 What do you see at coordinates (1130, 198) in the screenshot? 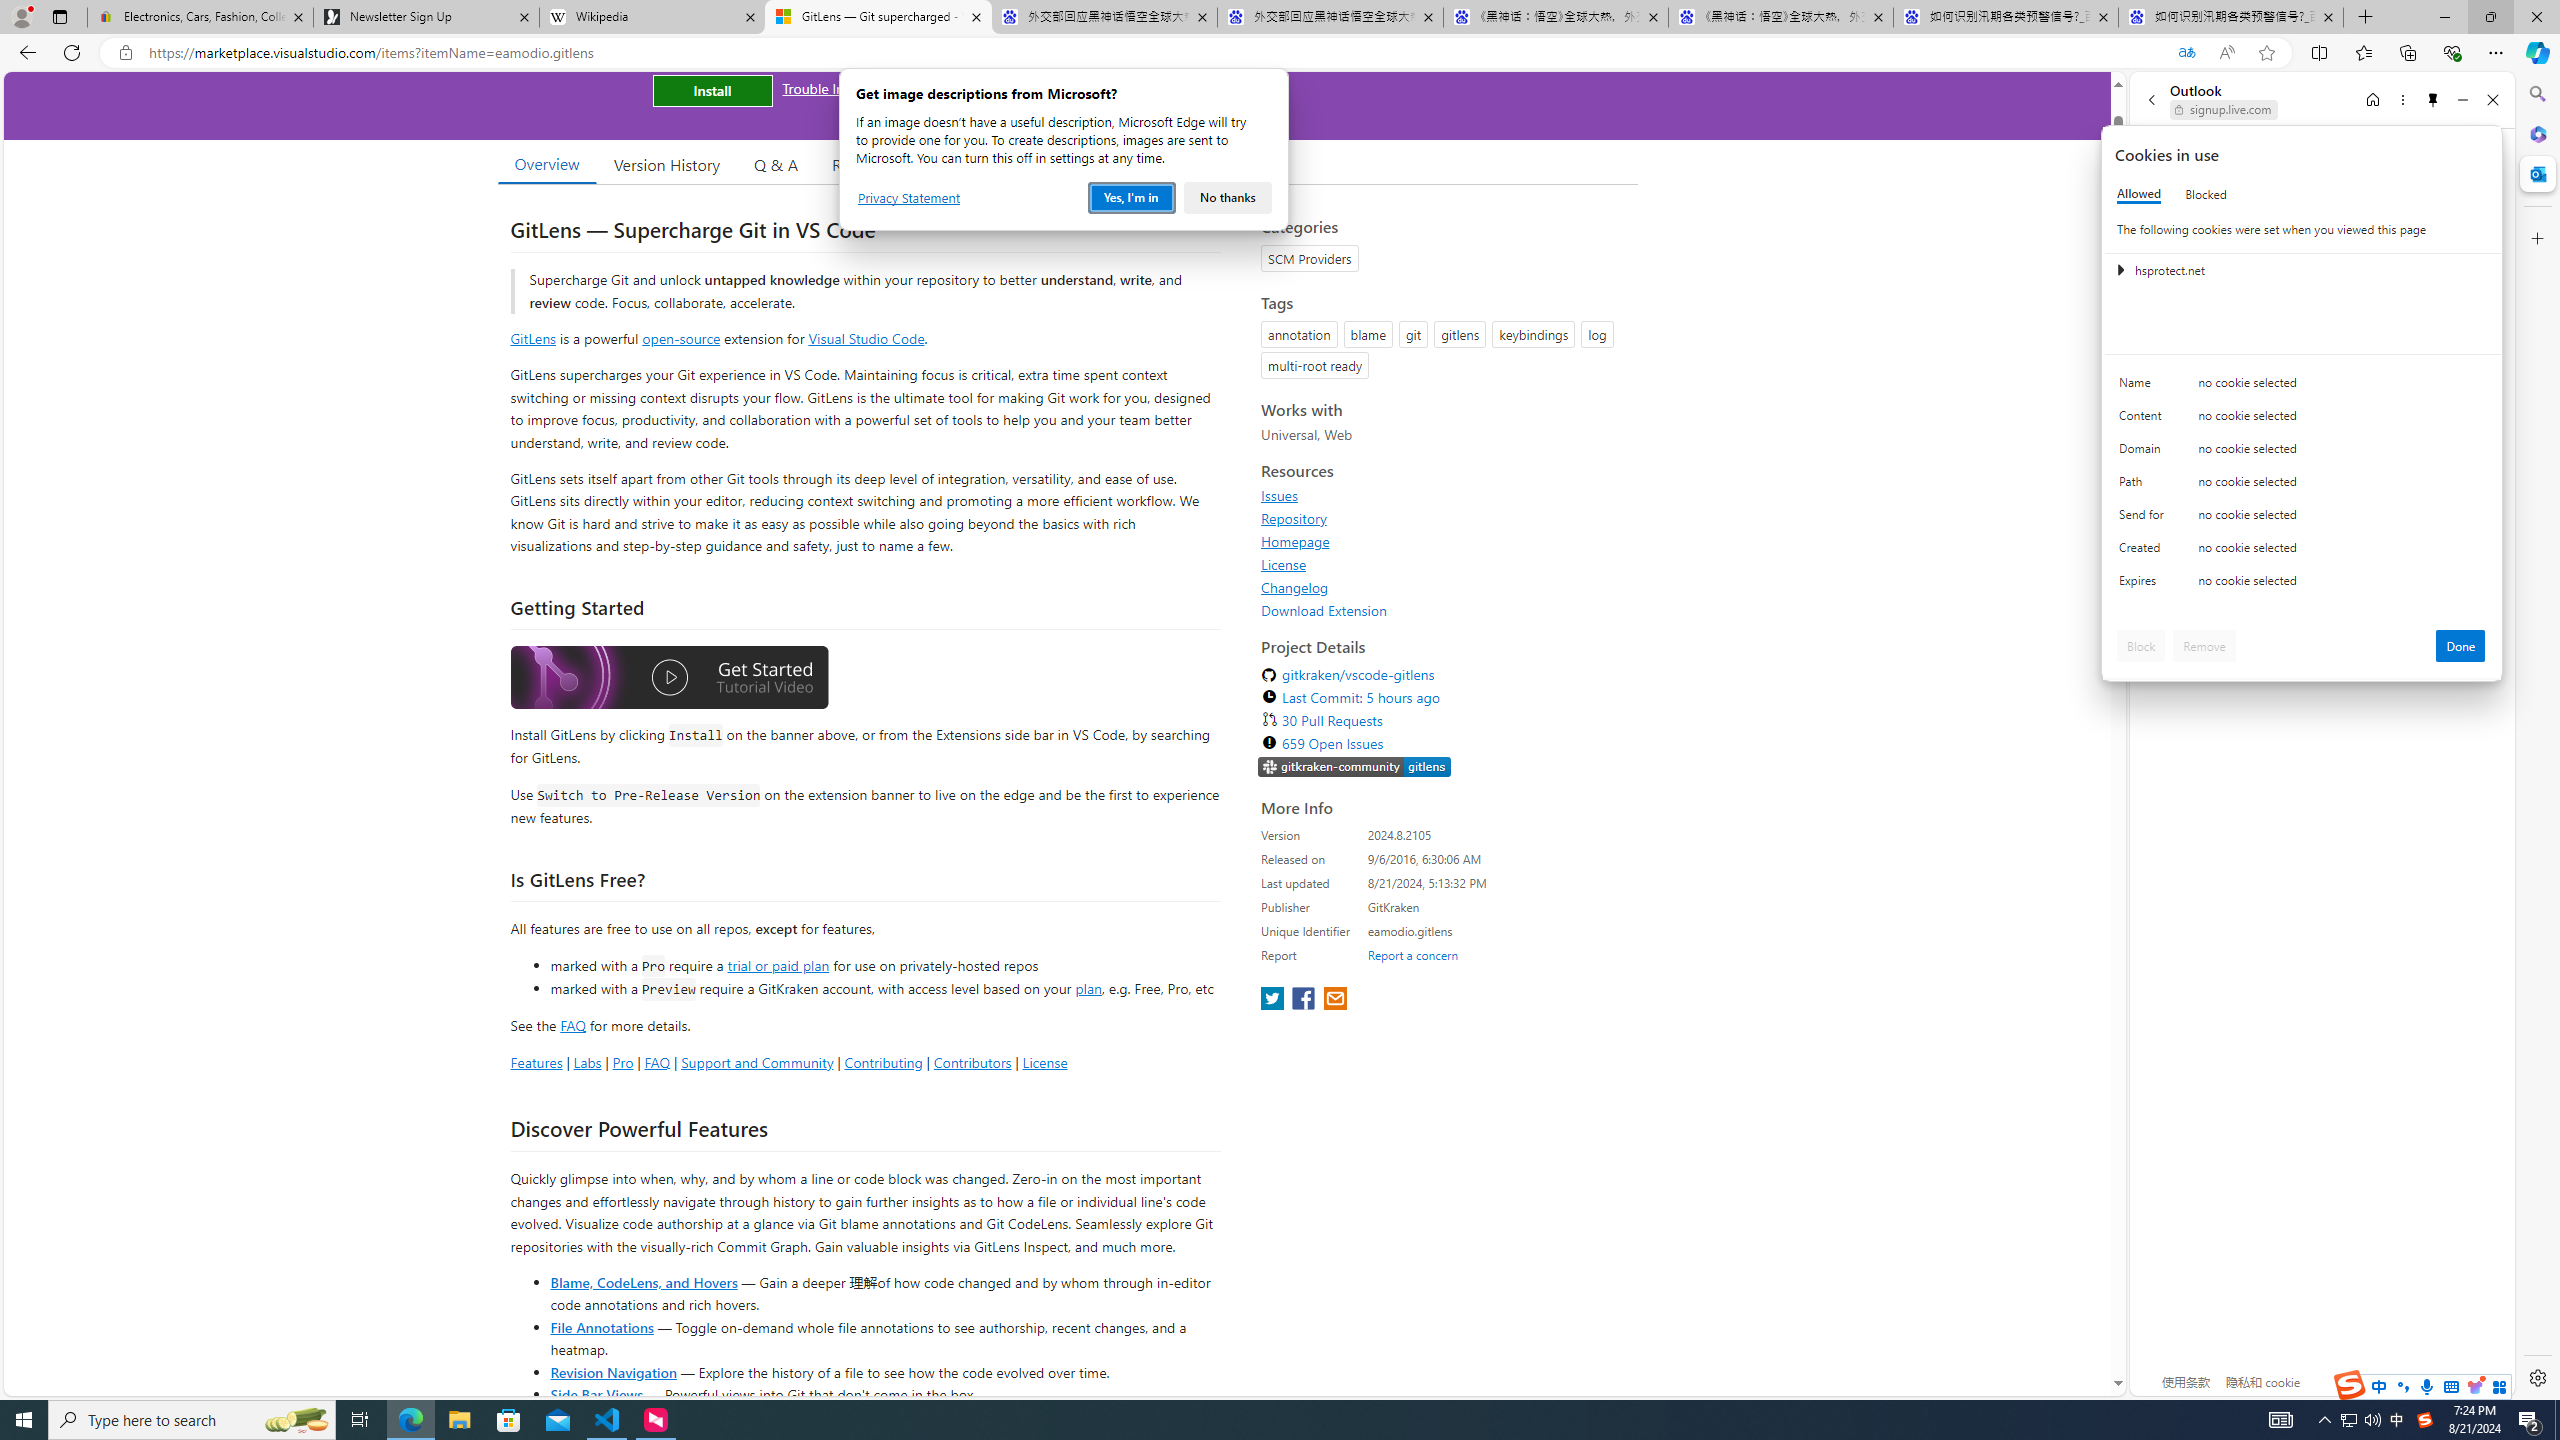
I see `'Yes, I'` at bounding box center [1130, 198].